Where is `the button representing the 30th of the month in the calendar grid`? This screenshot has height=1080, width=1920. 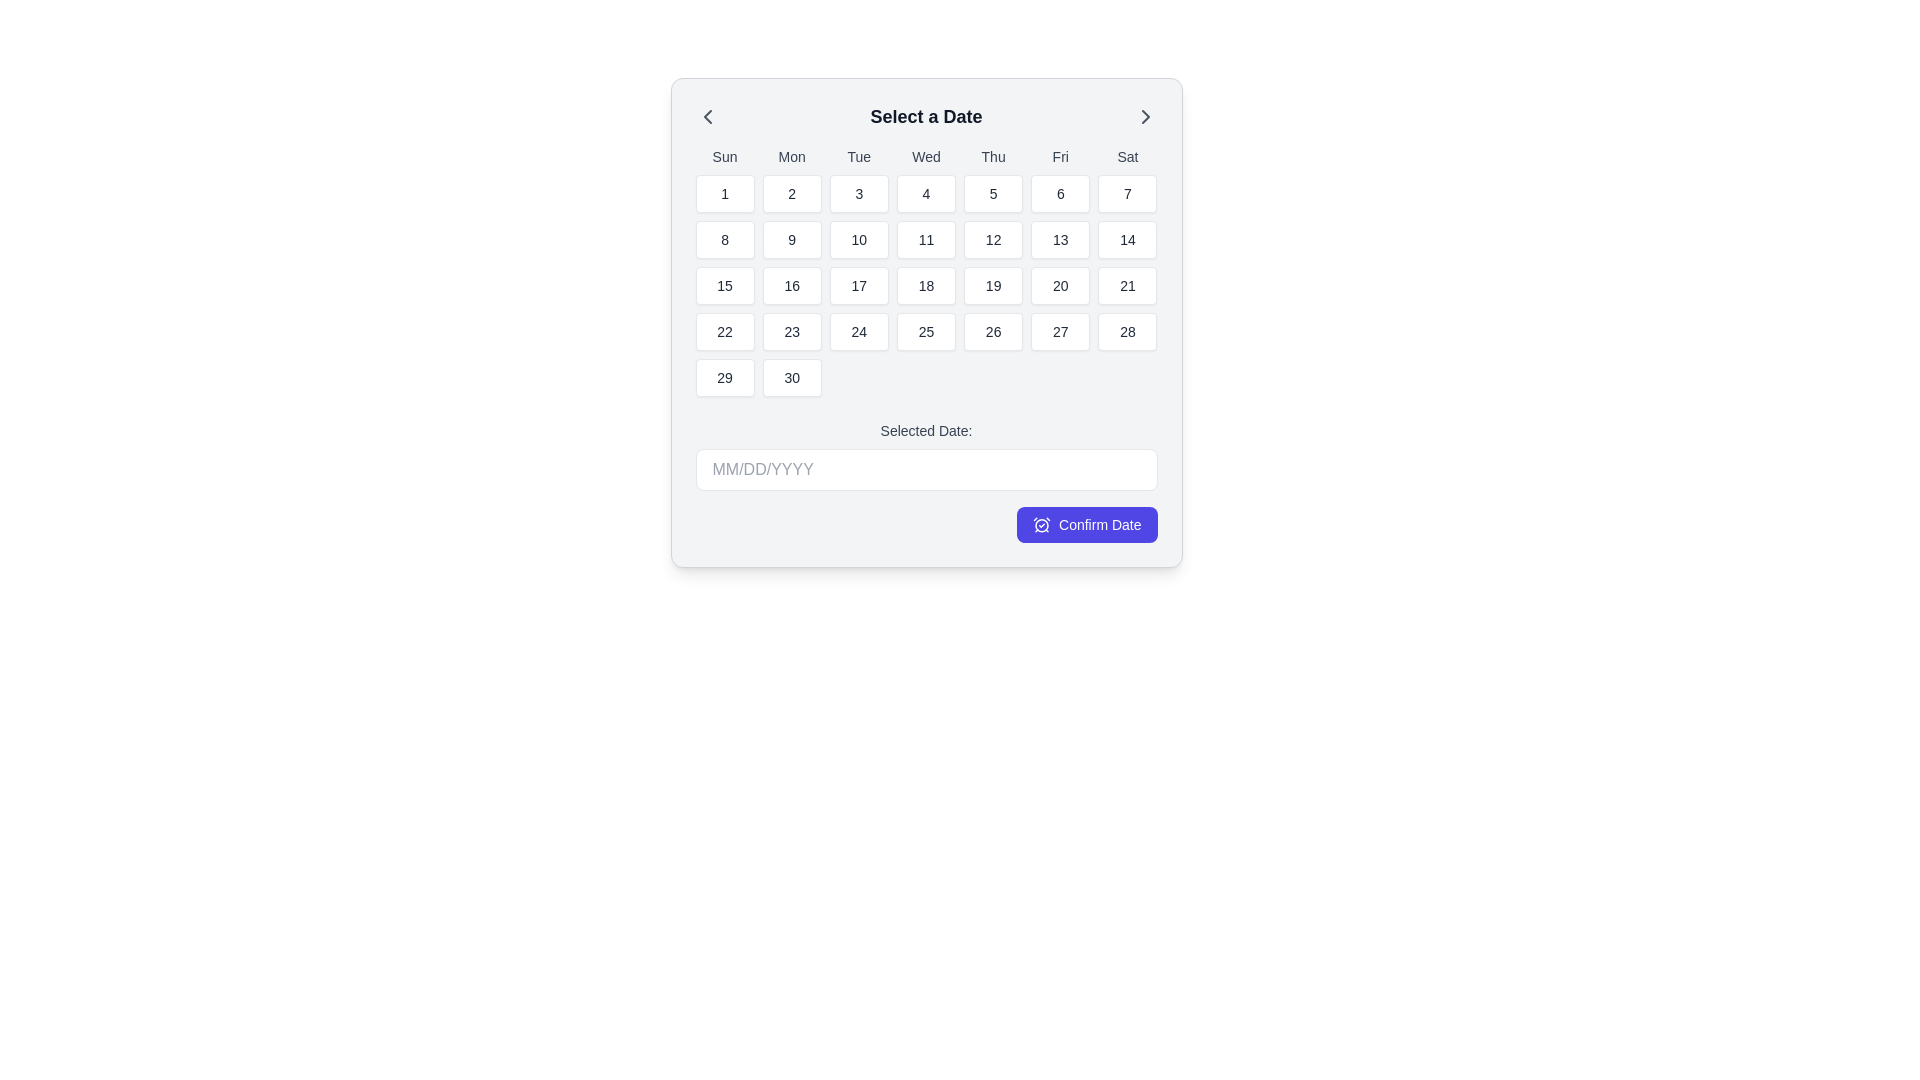 the button representing the 30th of the month in the calendar grid is located at coordinates (791, 378).